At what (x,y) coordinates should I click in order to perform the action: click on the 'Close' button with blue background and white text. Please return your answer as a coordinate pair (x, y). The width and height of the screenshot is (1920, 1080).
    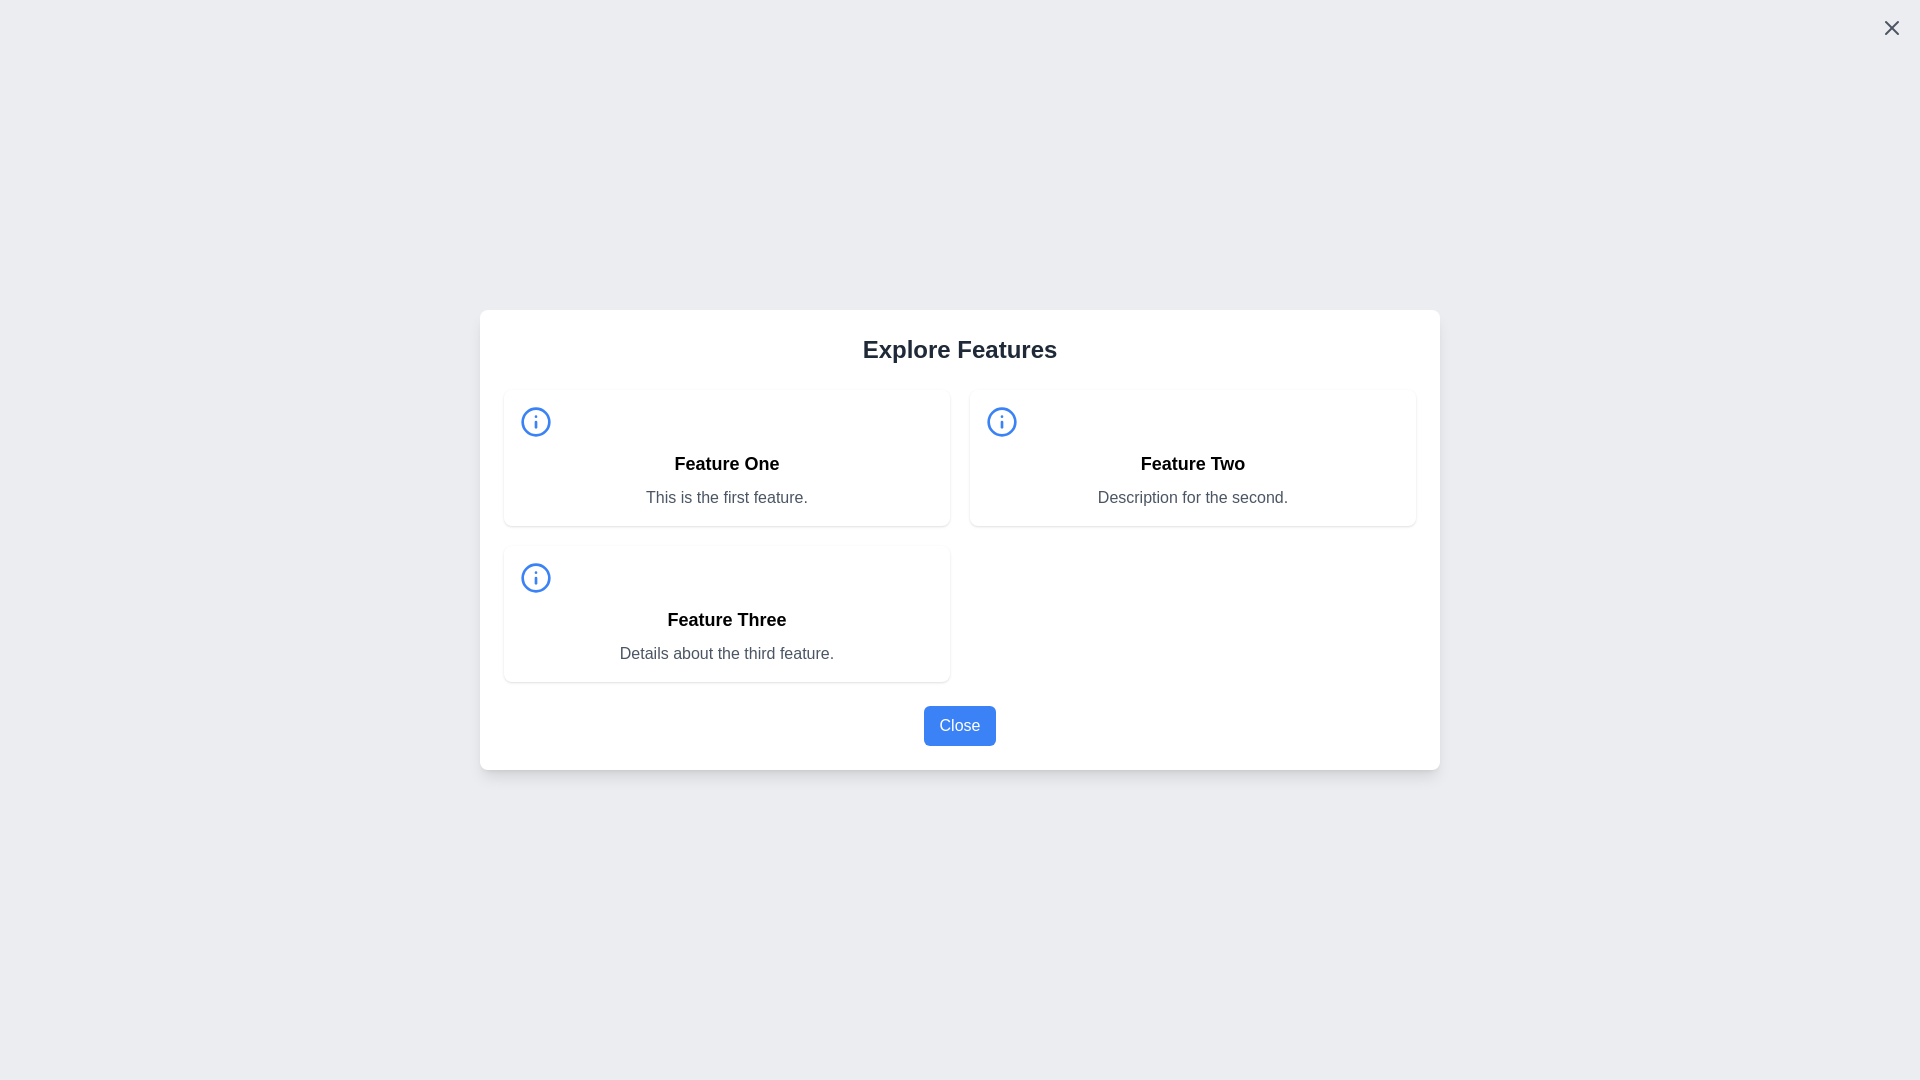
    Looking at the image, I should click on (960, 725).